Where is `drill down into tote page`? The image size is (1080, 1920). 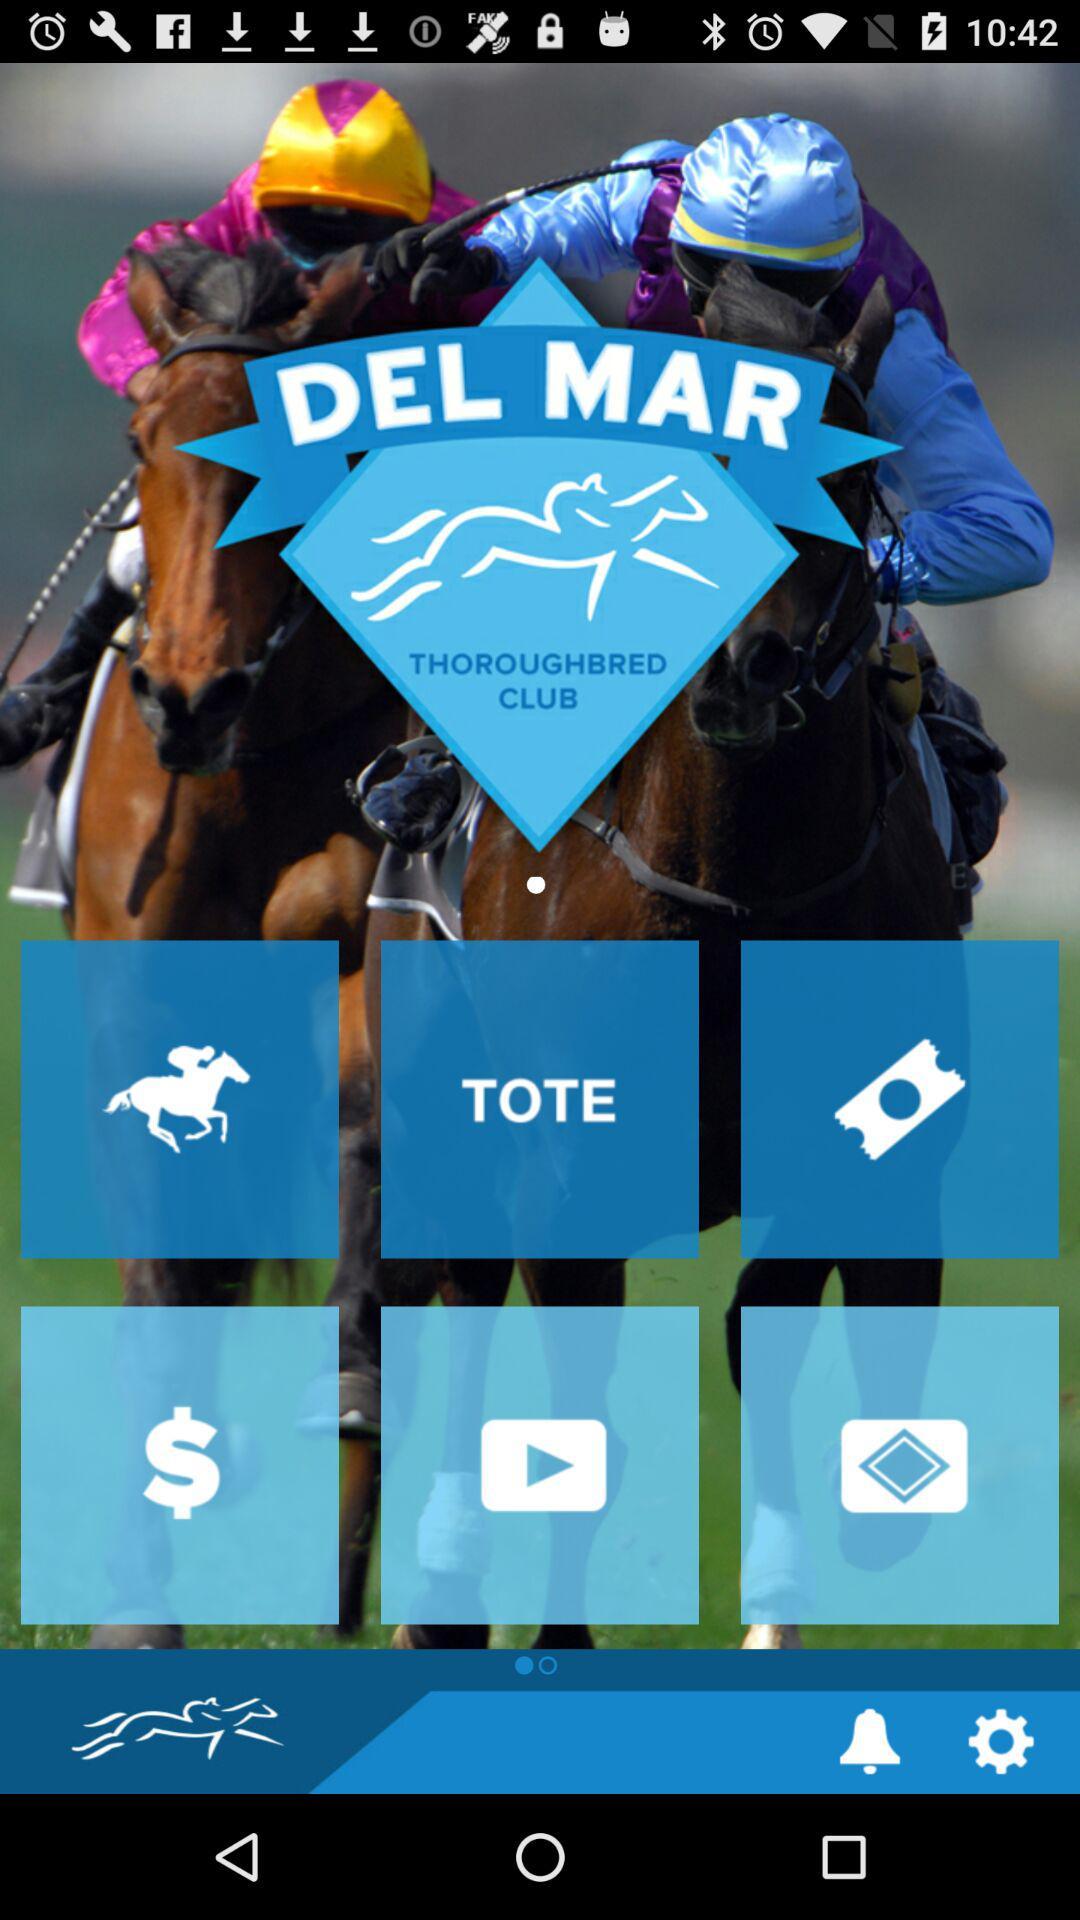
drill down into tote page is located at coordinates (540, 1098).